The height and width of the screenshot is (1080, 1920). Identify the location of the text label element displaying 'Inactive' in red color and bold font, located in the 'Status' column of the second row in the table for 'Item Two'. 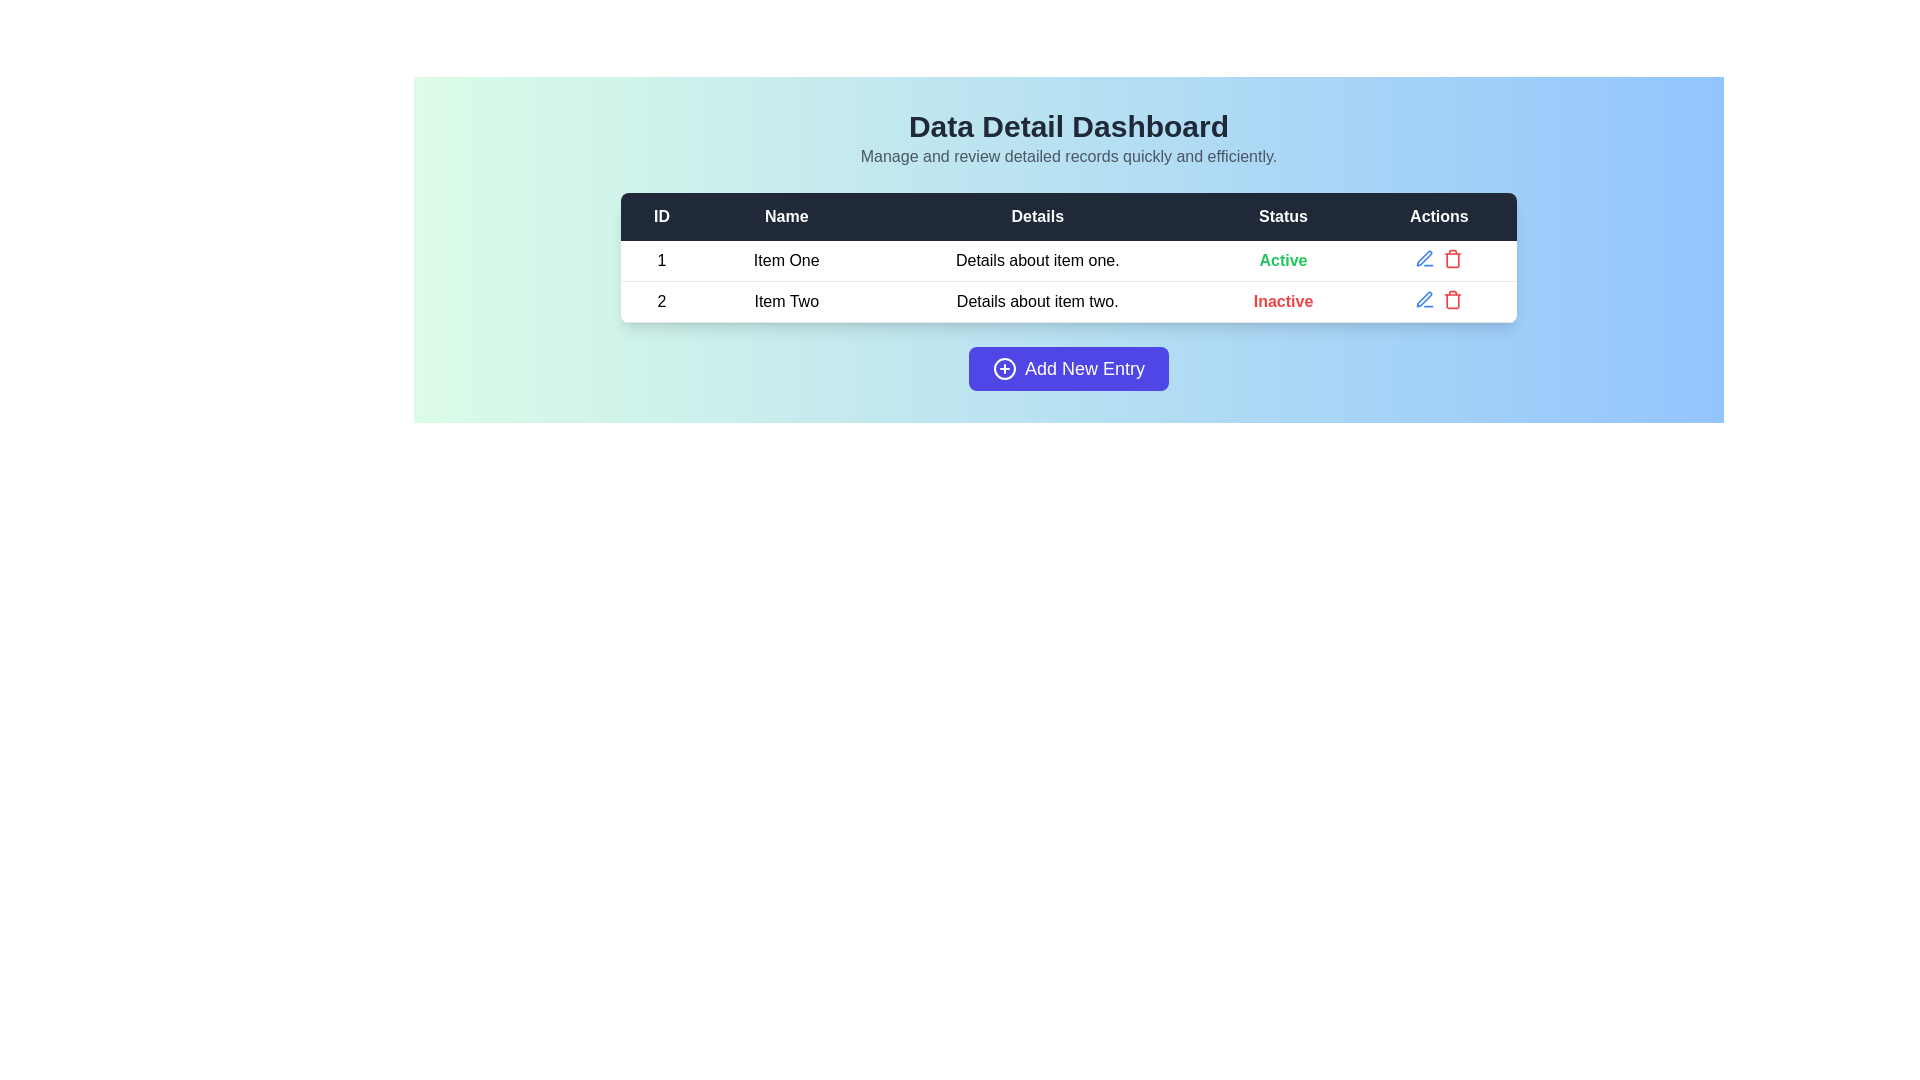
(1283, 301).